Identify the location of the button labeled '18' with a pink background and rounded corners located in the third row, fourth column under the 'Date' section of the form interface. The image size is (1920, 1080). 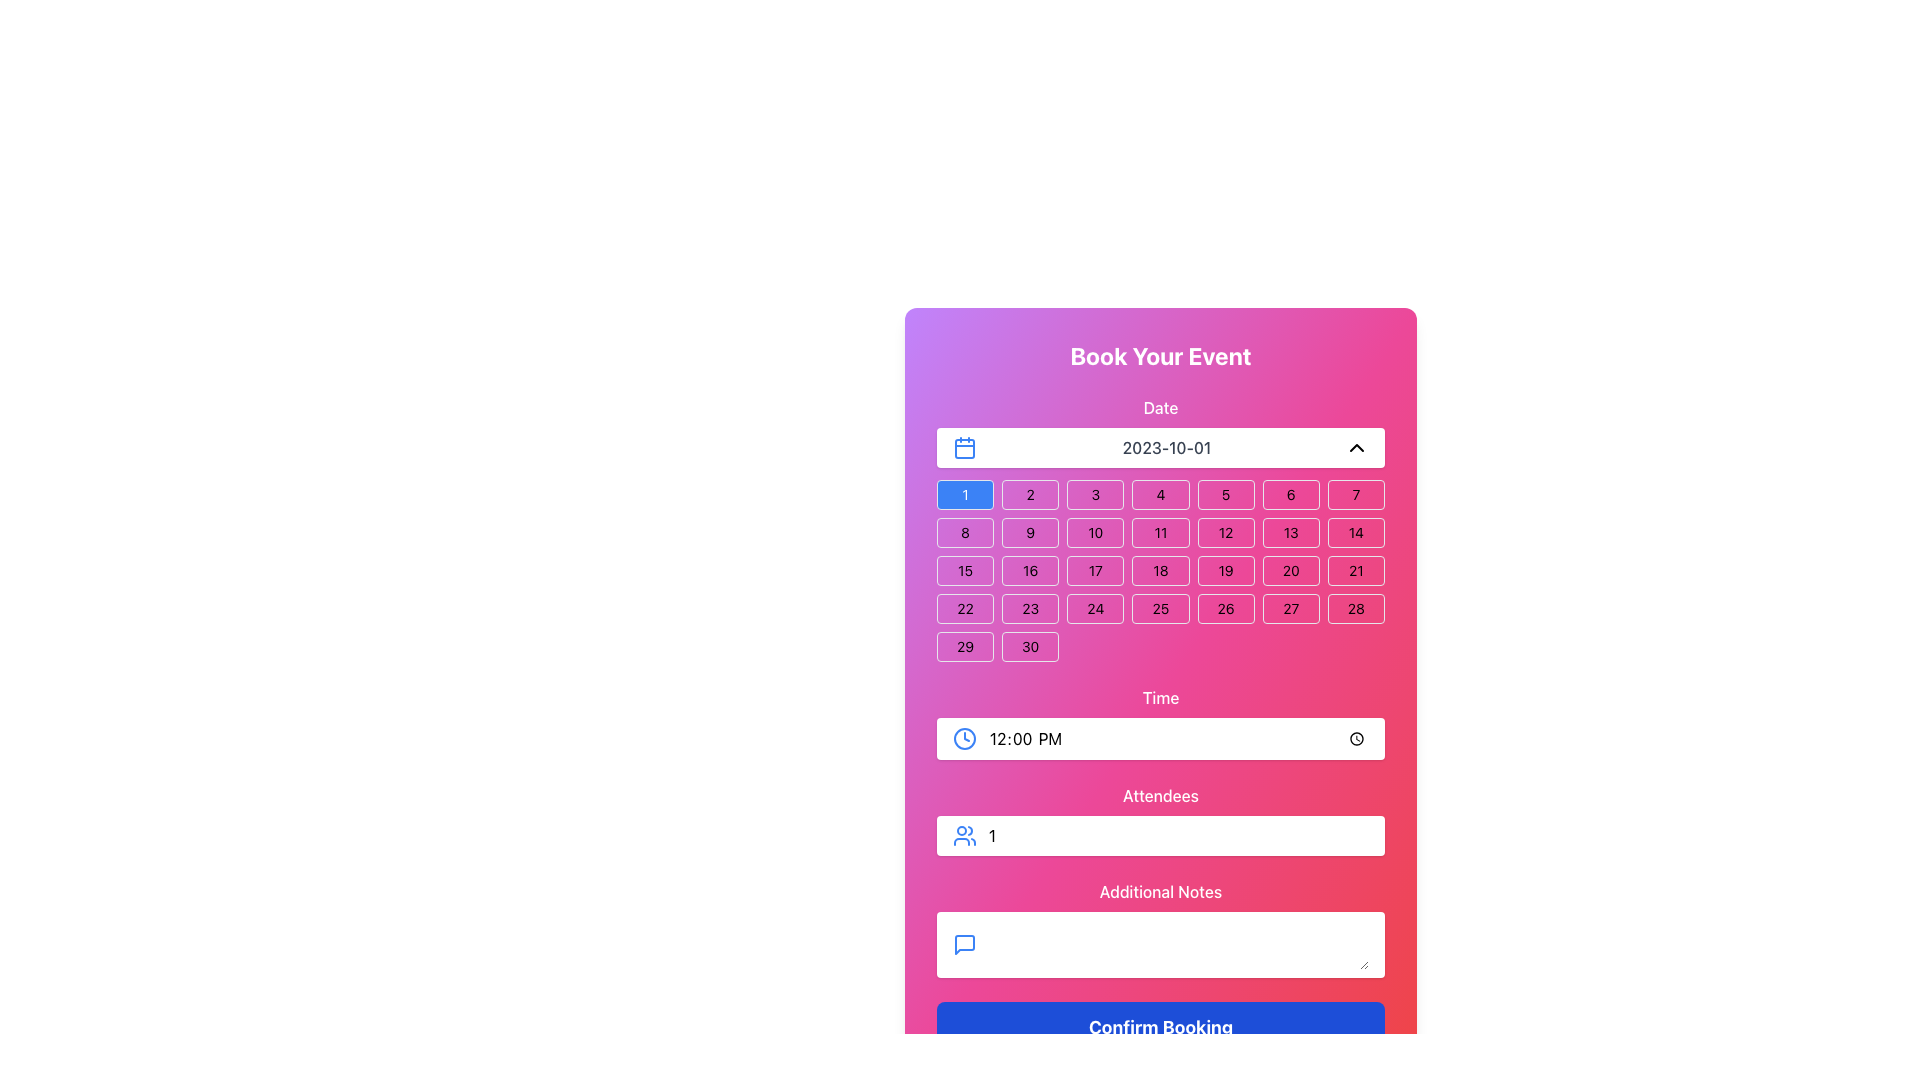
(1161, 570).